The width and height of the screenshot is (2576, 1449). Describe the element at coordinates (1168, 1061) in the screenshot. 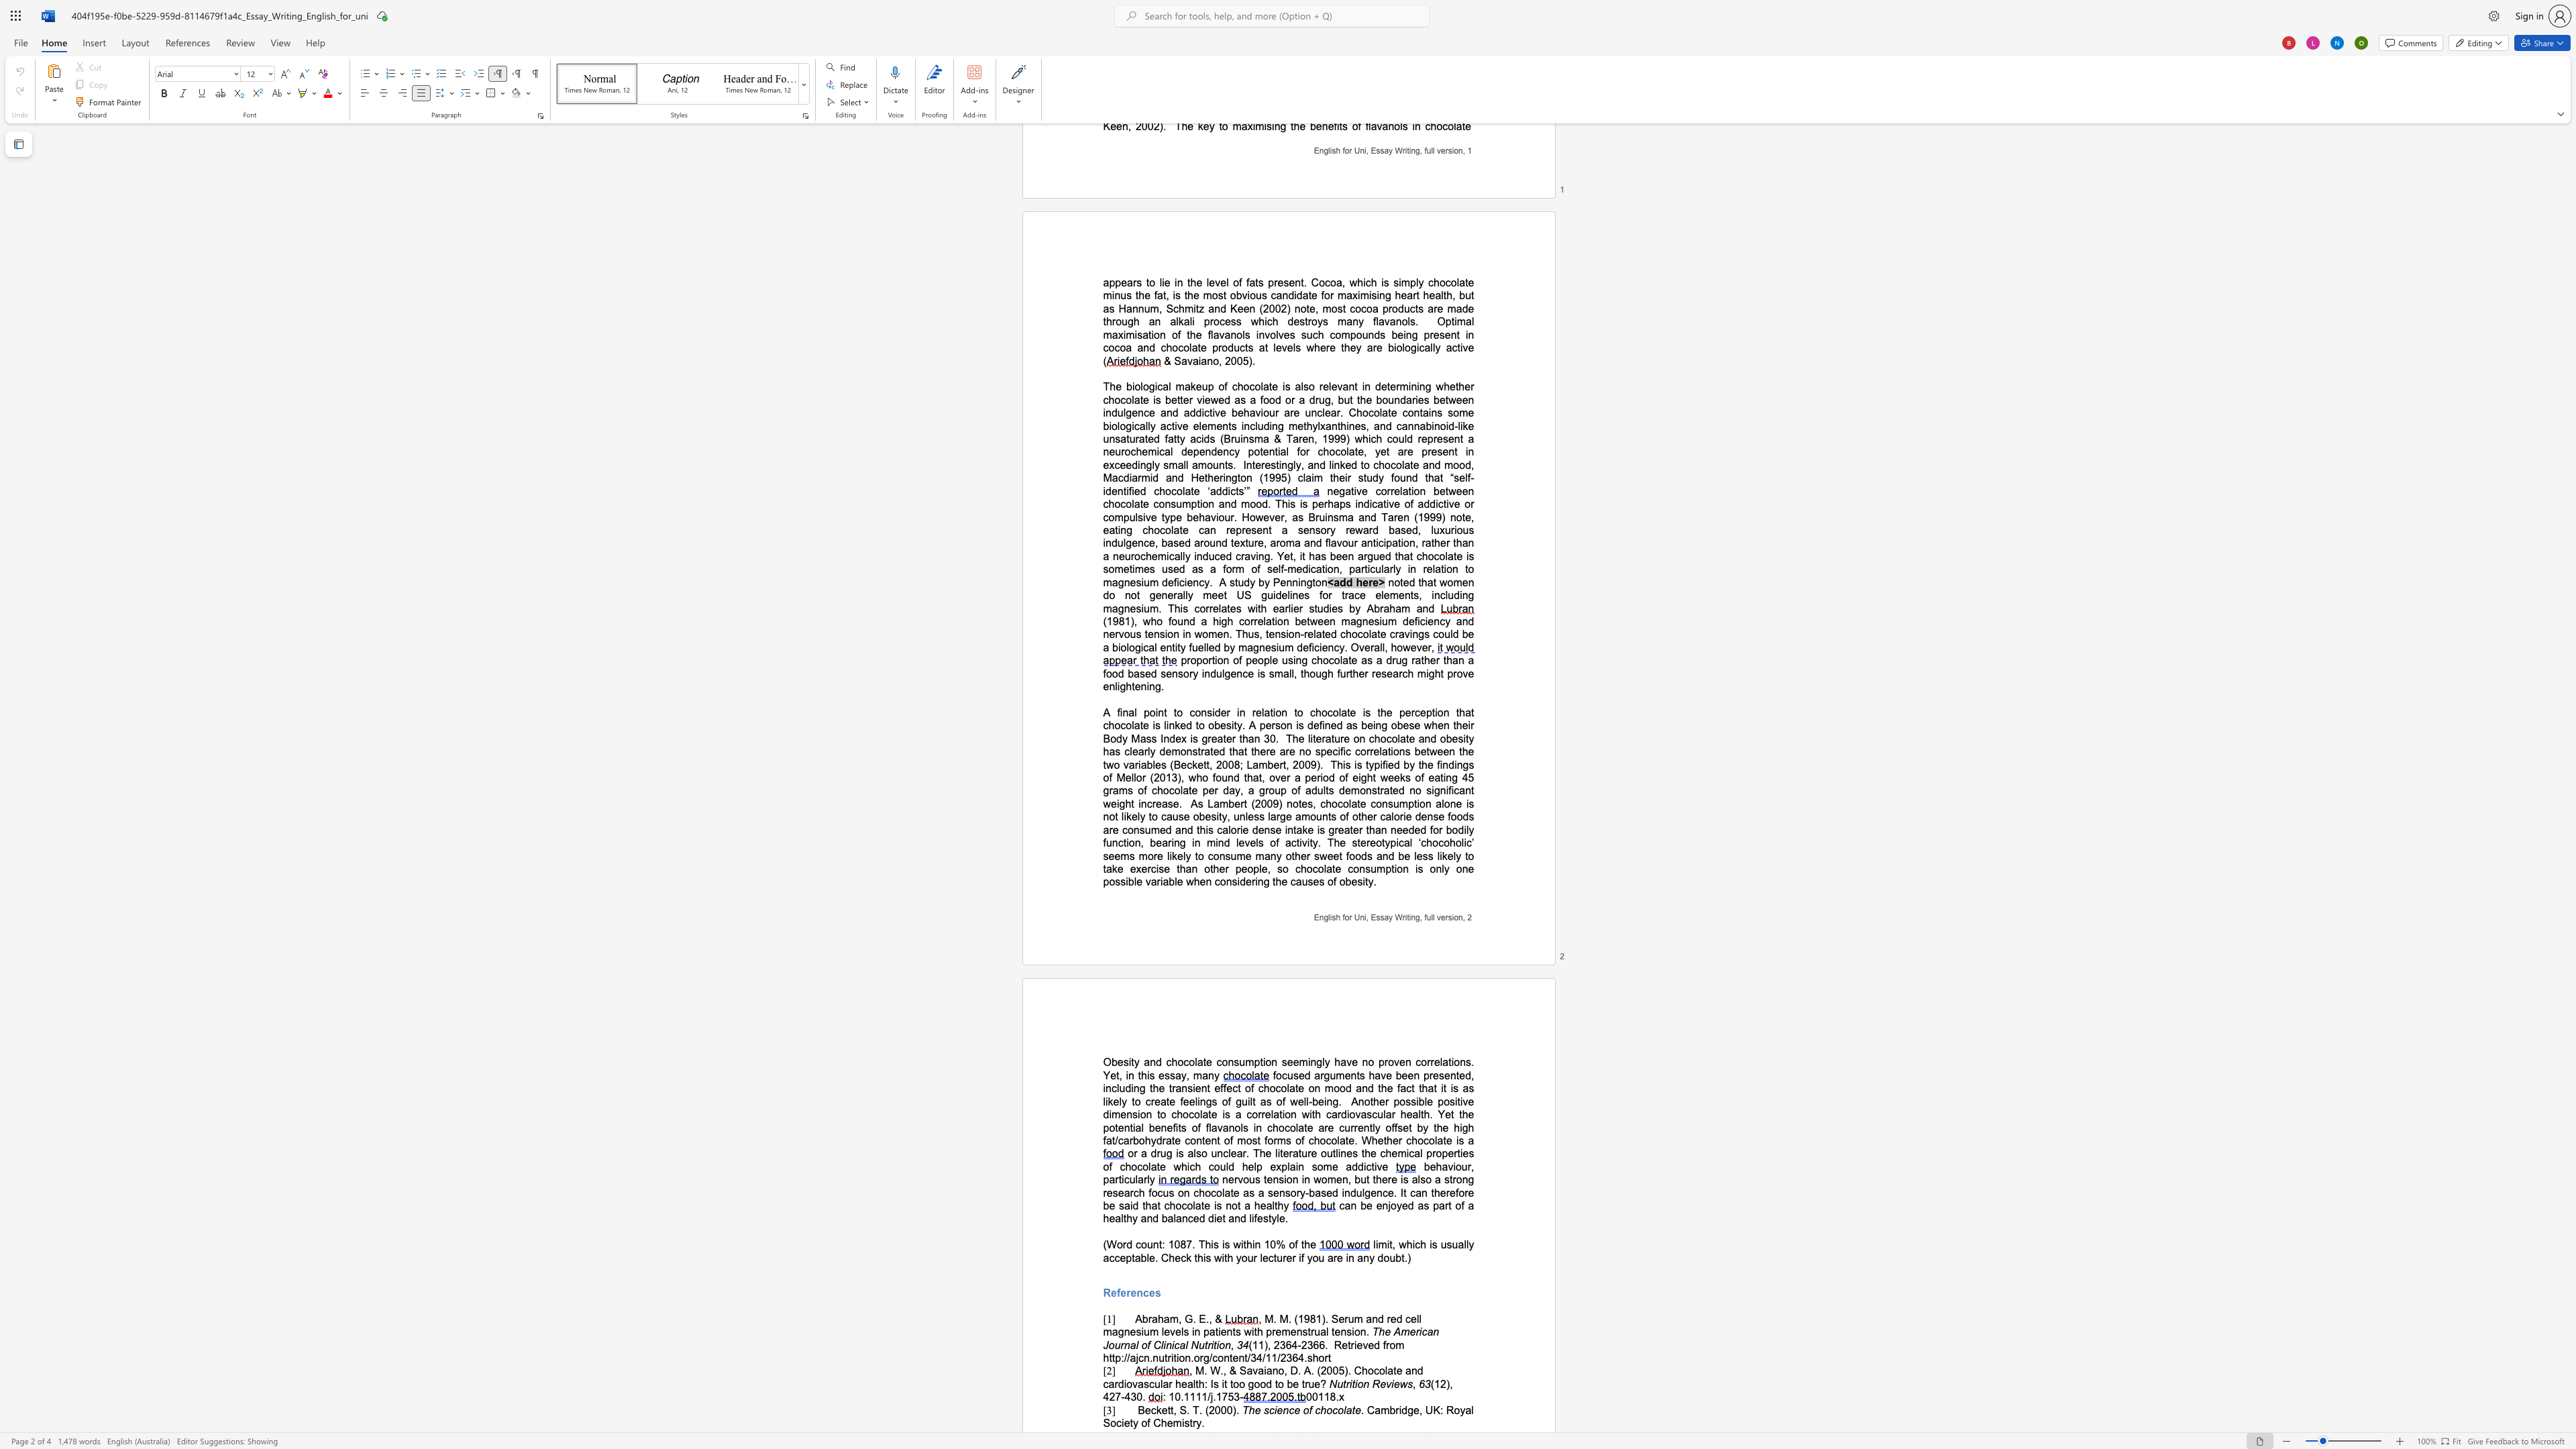

I see `the 1th character "c" in the text` at that location.